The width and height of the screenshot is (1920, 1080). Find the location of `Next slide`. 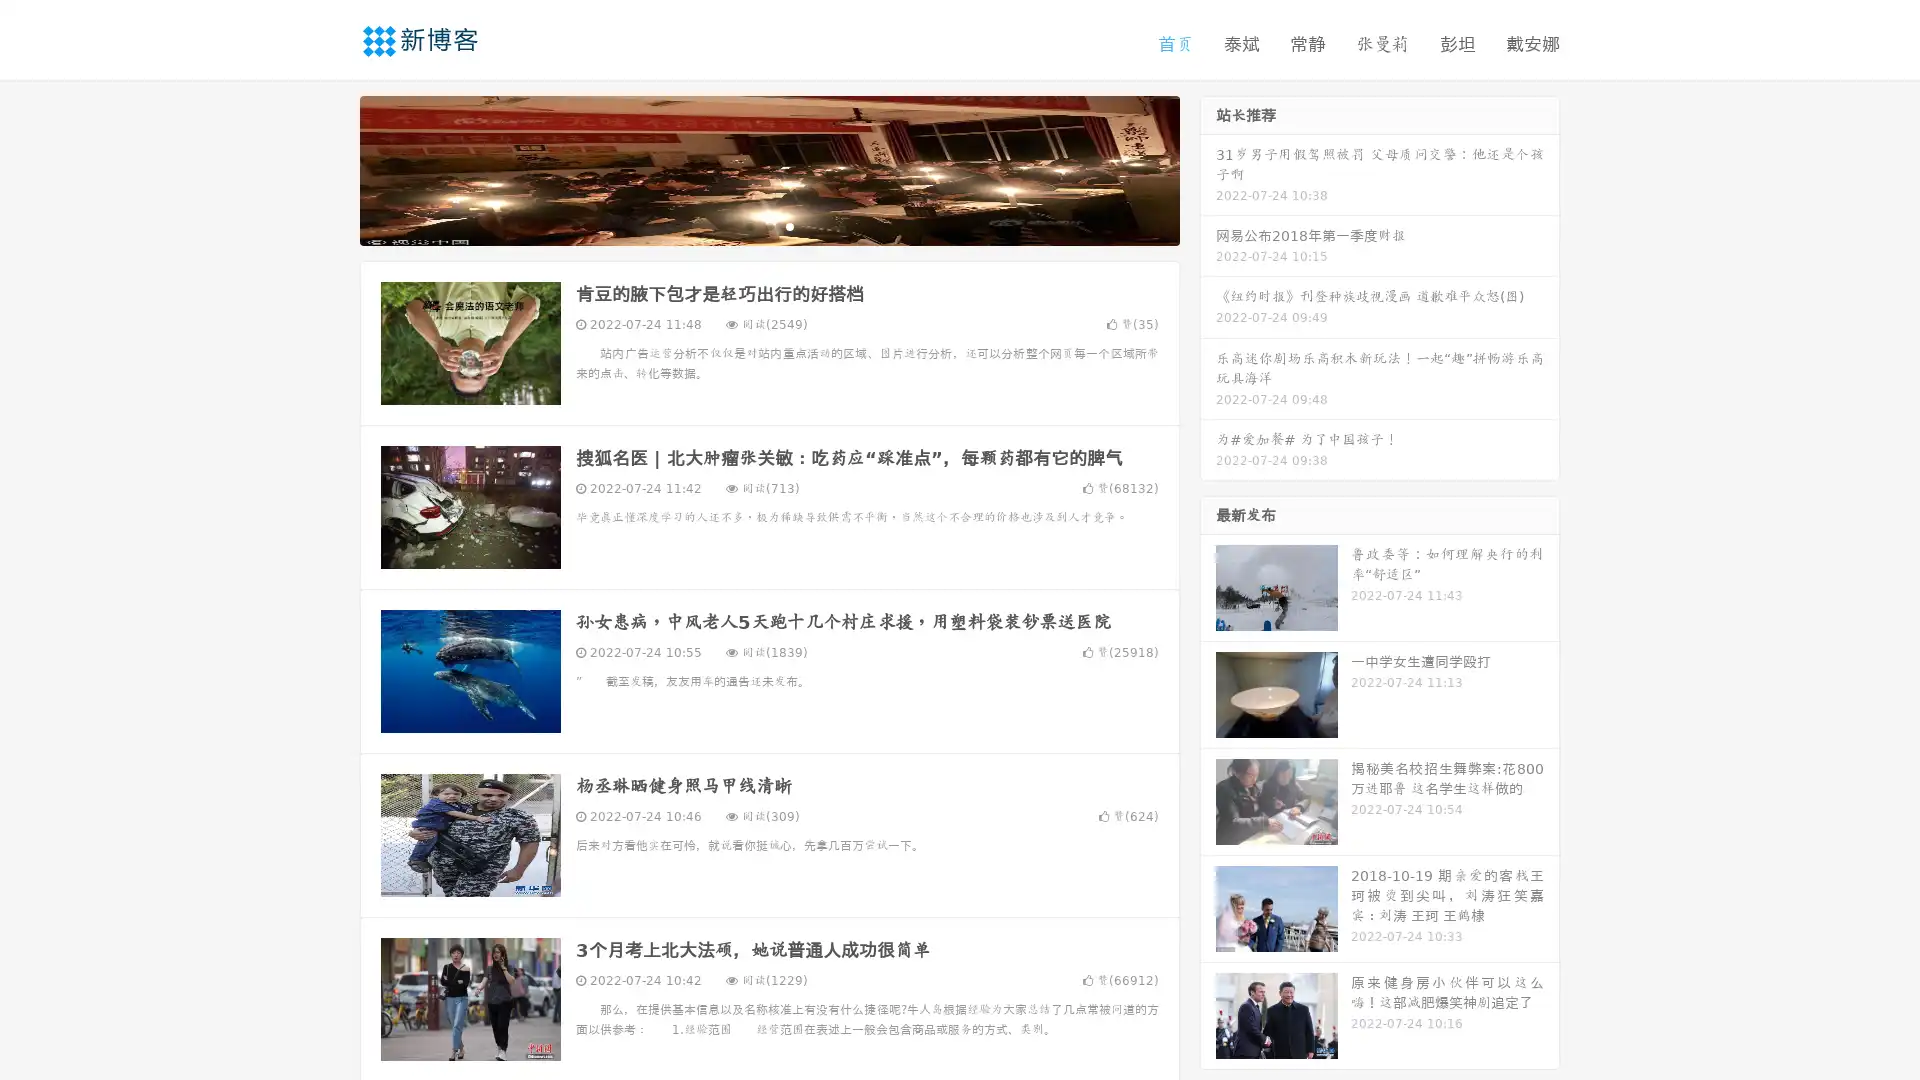

Next slide is located at coordinates (1208, 168).